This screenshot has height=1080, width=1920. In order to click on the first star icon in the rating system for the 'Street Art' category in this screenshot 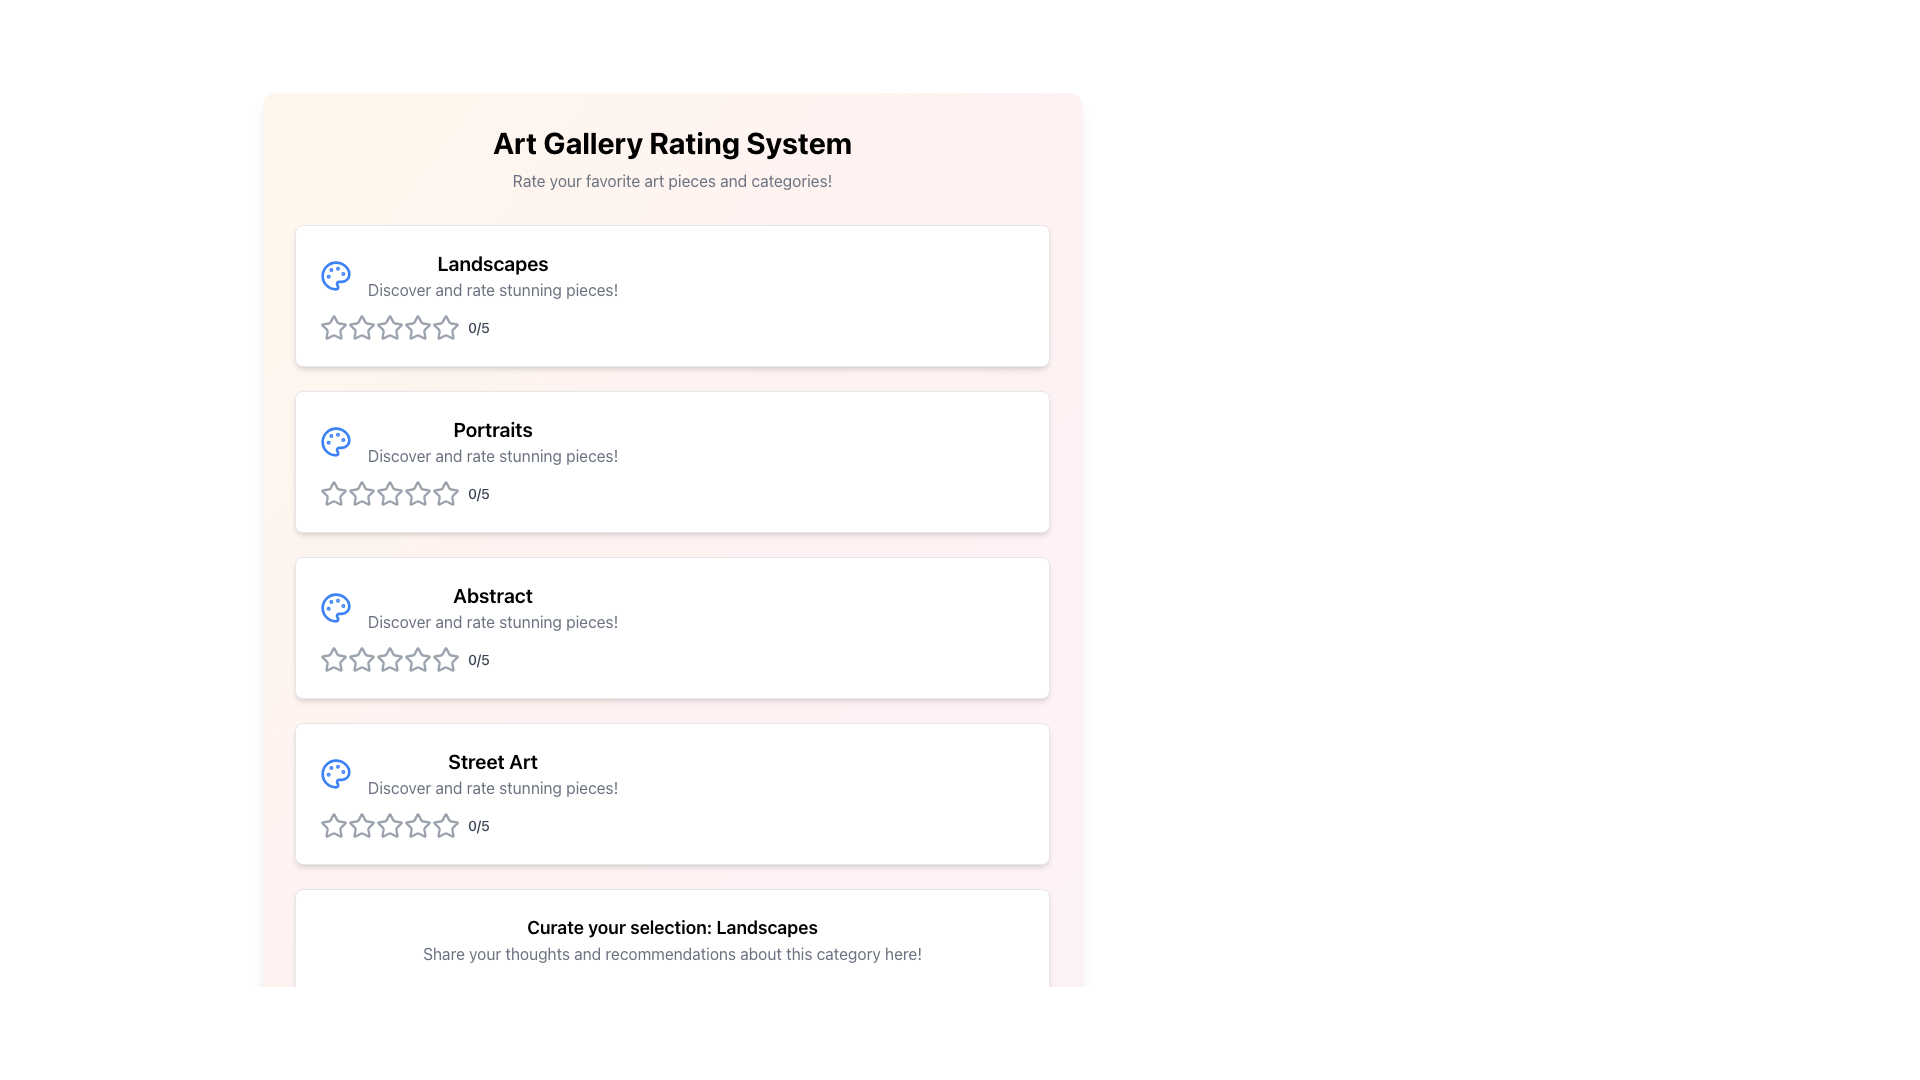, I will do `click(334, 825)`.